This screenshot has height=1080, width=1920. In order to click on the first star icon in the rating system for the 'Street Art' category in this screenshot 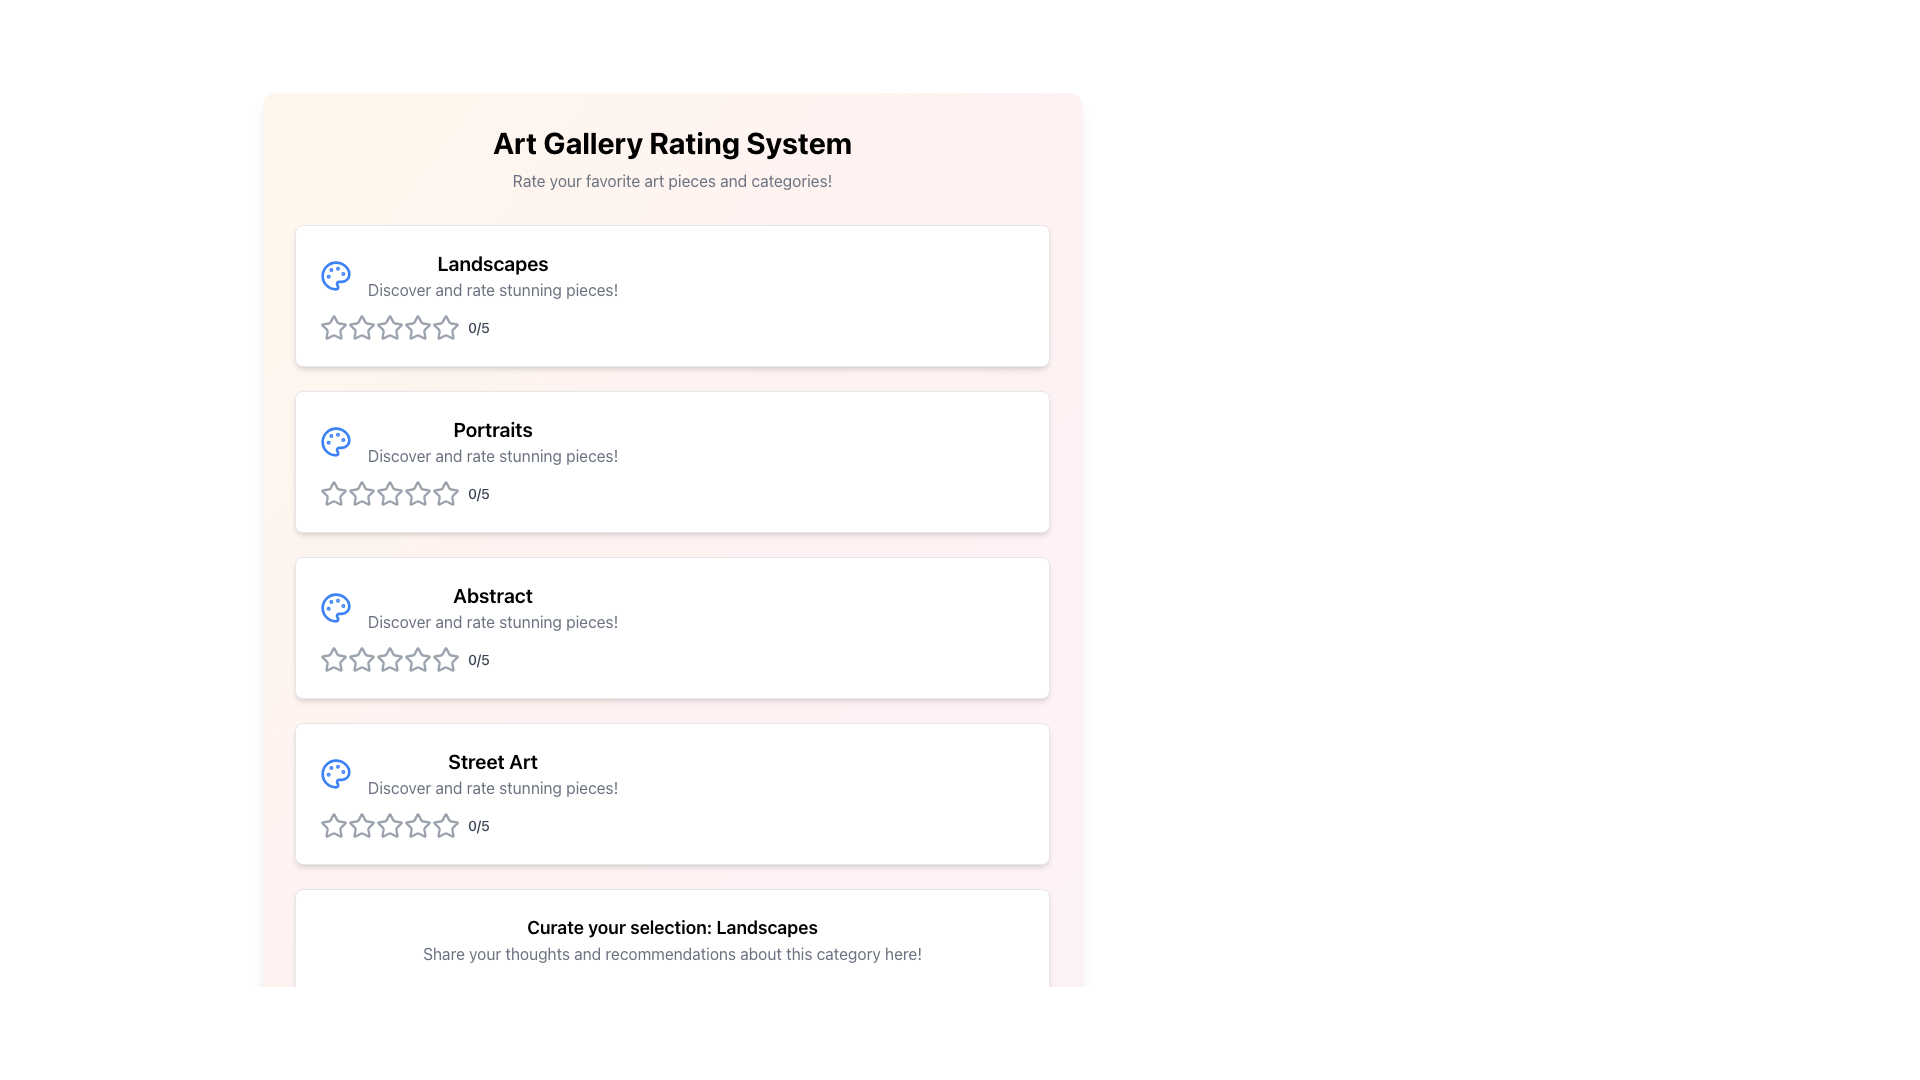, I will do `click(334, 825)`.